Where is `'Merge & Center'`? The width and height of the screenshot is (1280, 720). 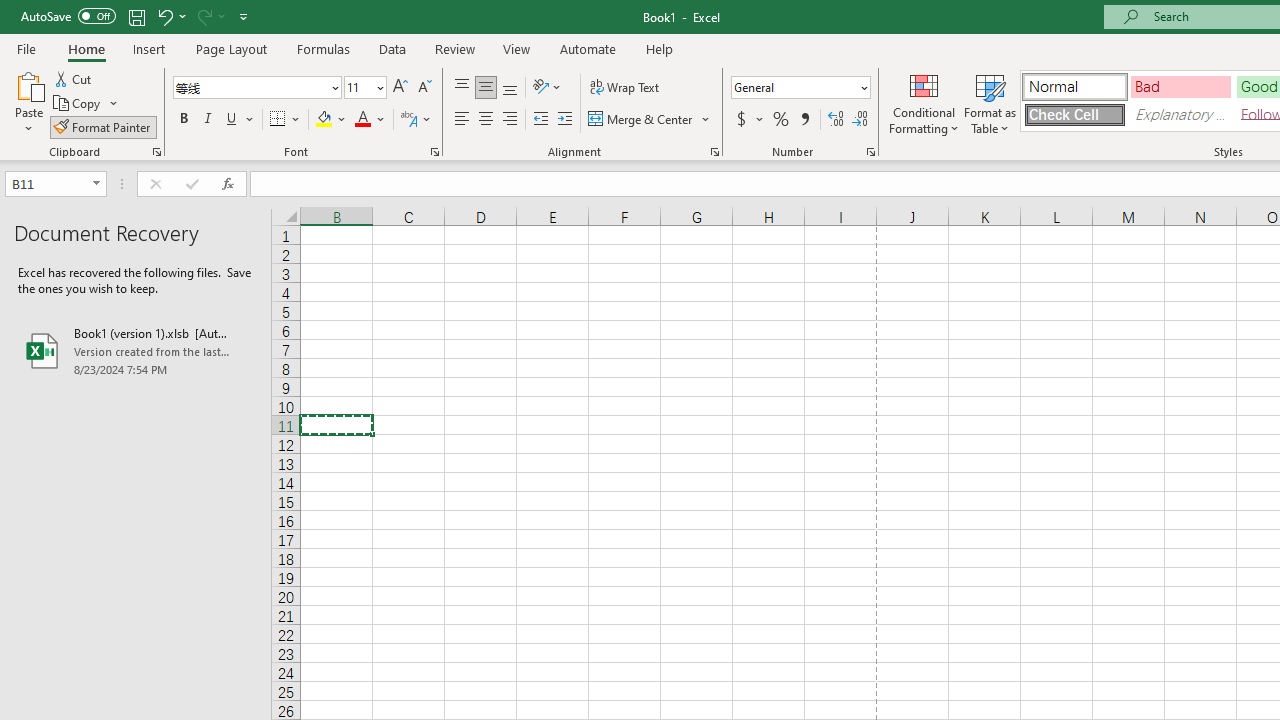 'Merge & Center' is located at coordinates (650, 119).